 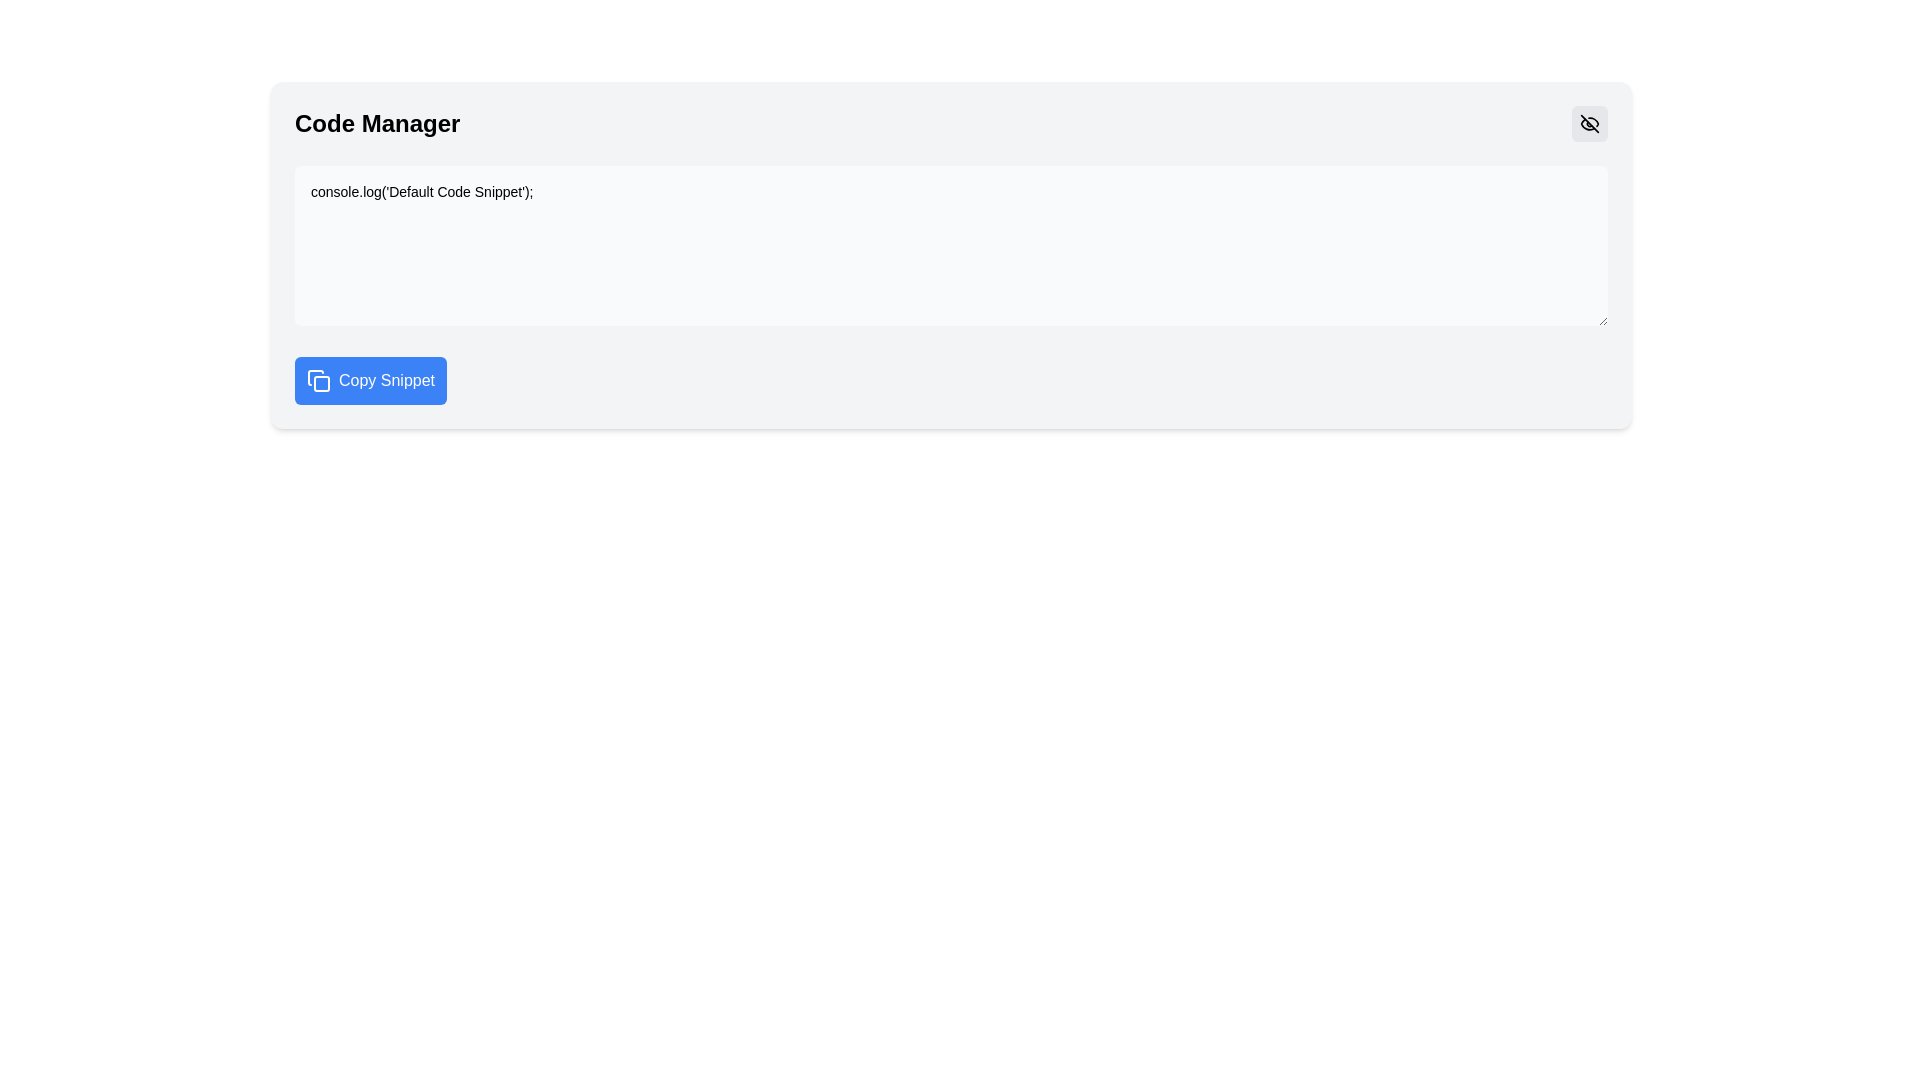 What do you see at coordinates (377, 123) in the screenshot?
I see `the 'Code Manager' text label, which is a bold, large font element located near the top left of the interface` at bounding box center [377, 123].